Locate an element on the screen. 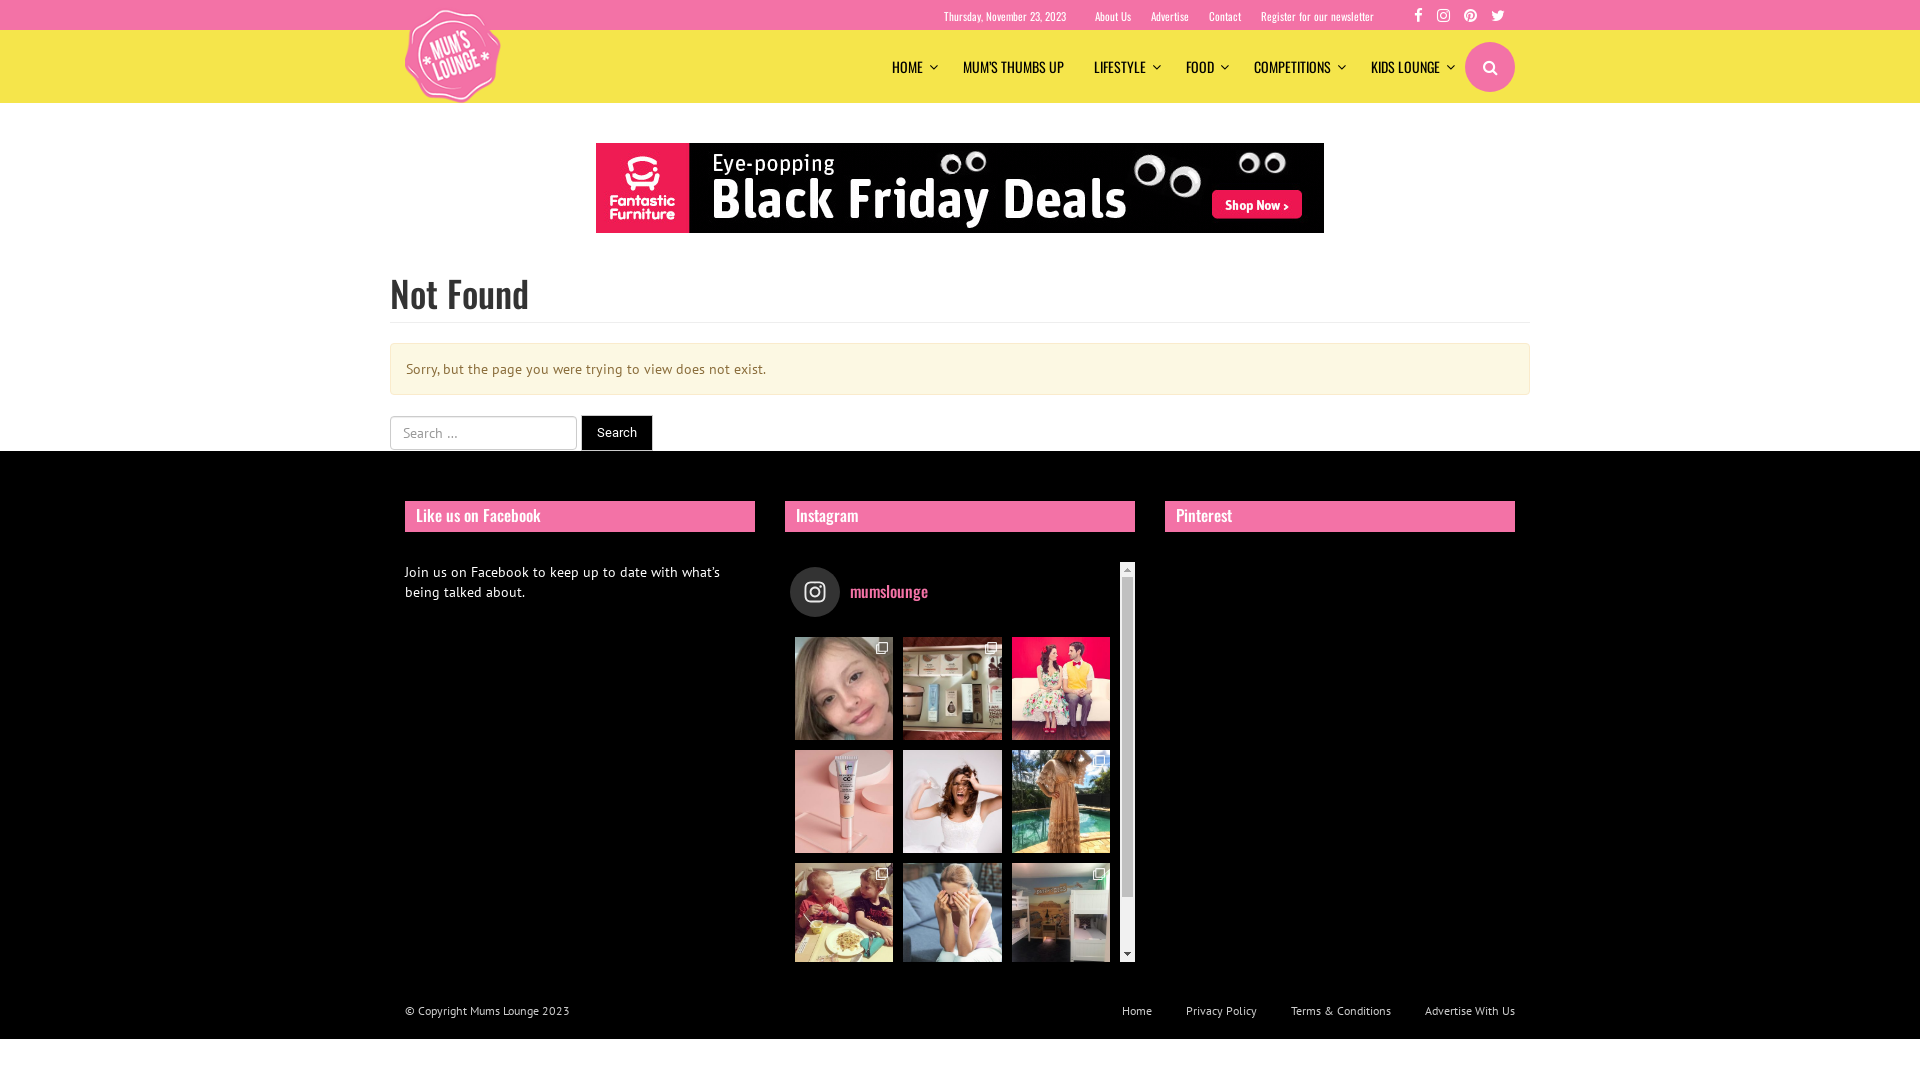 This screenshot has height=1080, width=1920. 'Advertise With Us' is located at coordinates (1409, 1010).